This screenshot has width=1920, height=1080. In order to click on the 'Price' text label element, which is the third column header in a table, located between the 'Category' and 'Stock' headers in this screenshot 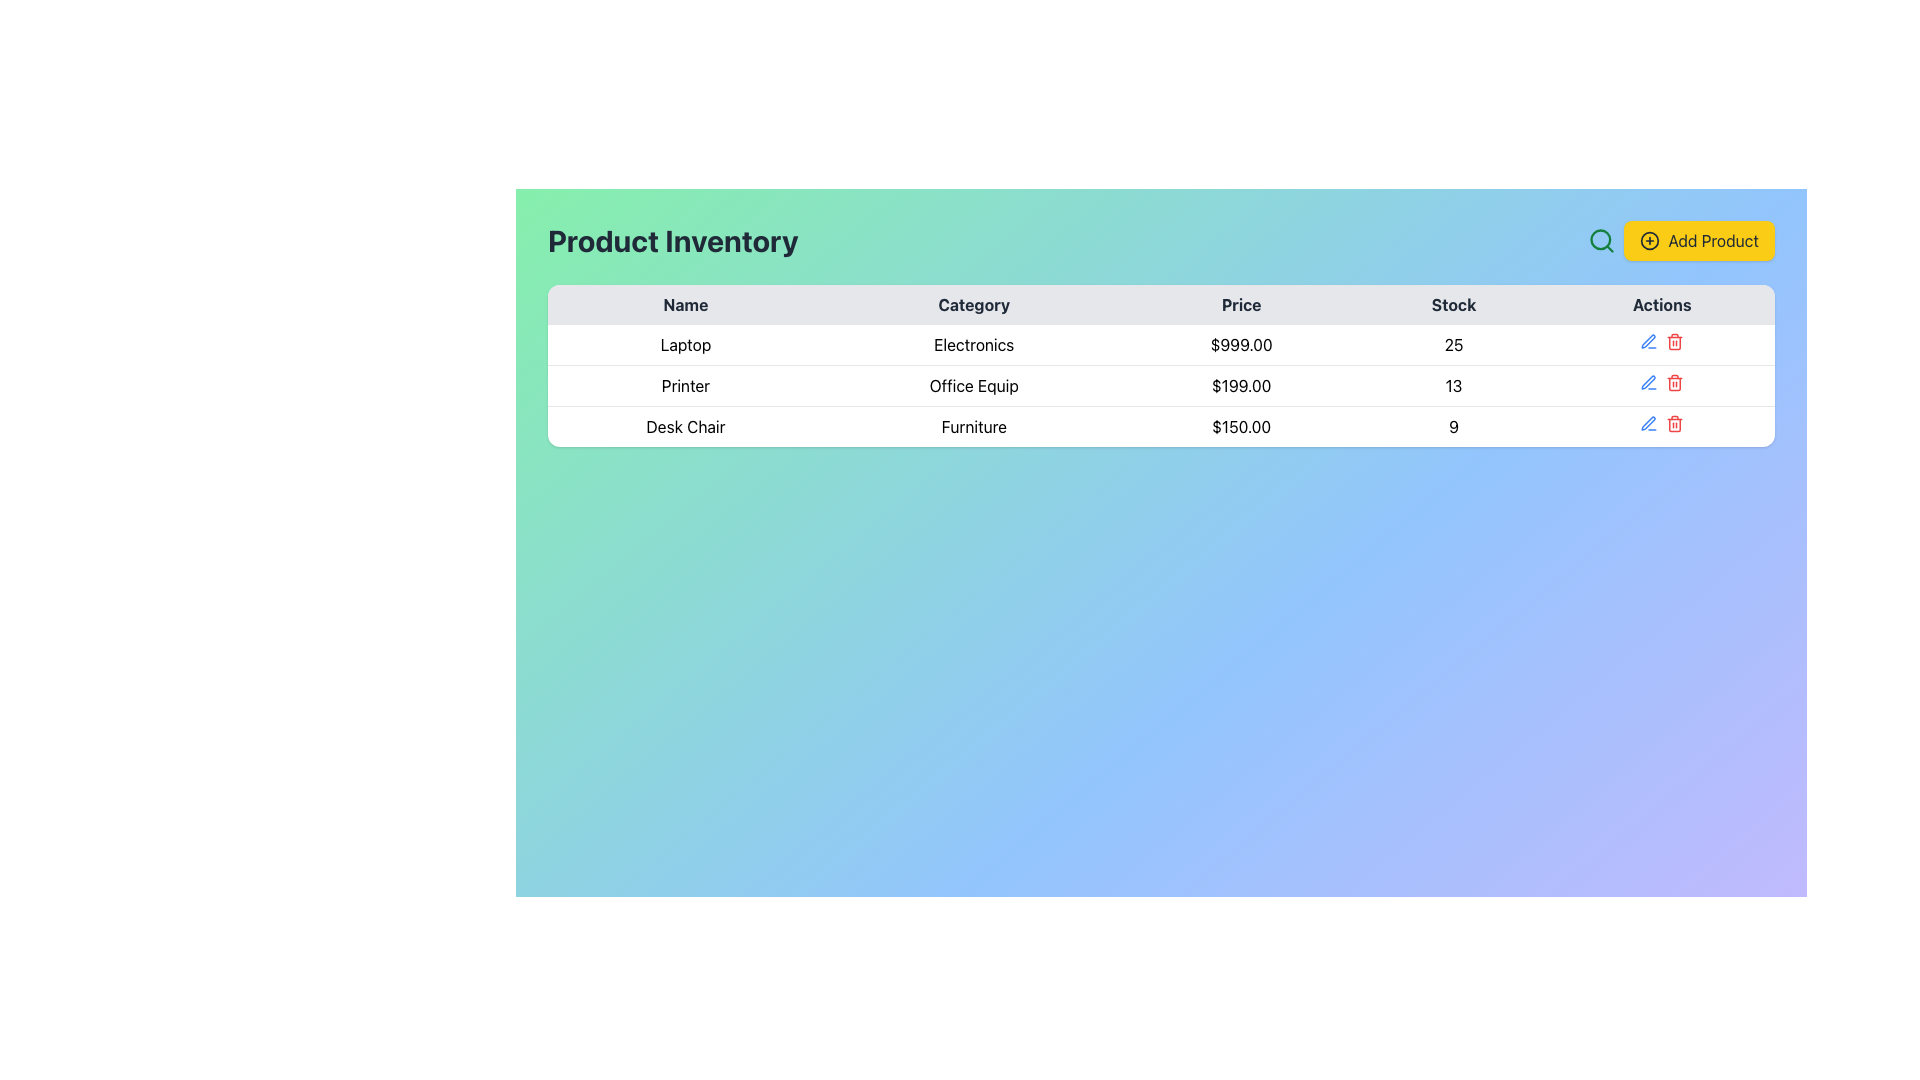, I will do `click(1240, 304)`.